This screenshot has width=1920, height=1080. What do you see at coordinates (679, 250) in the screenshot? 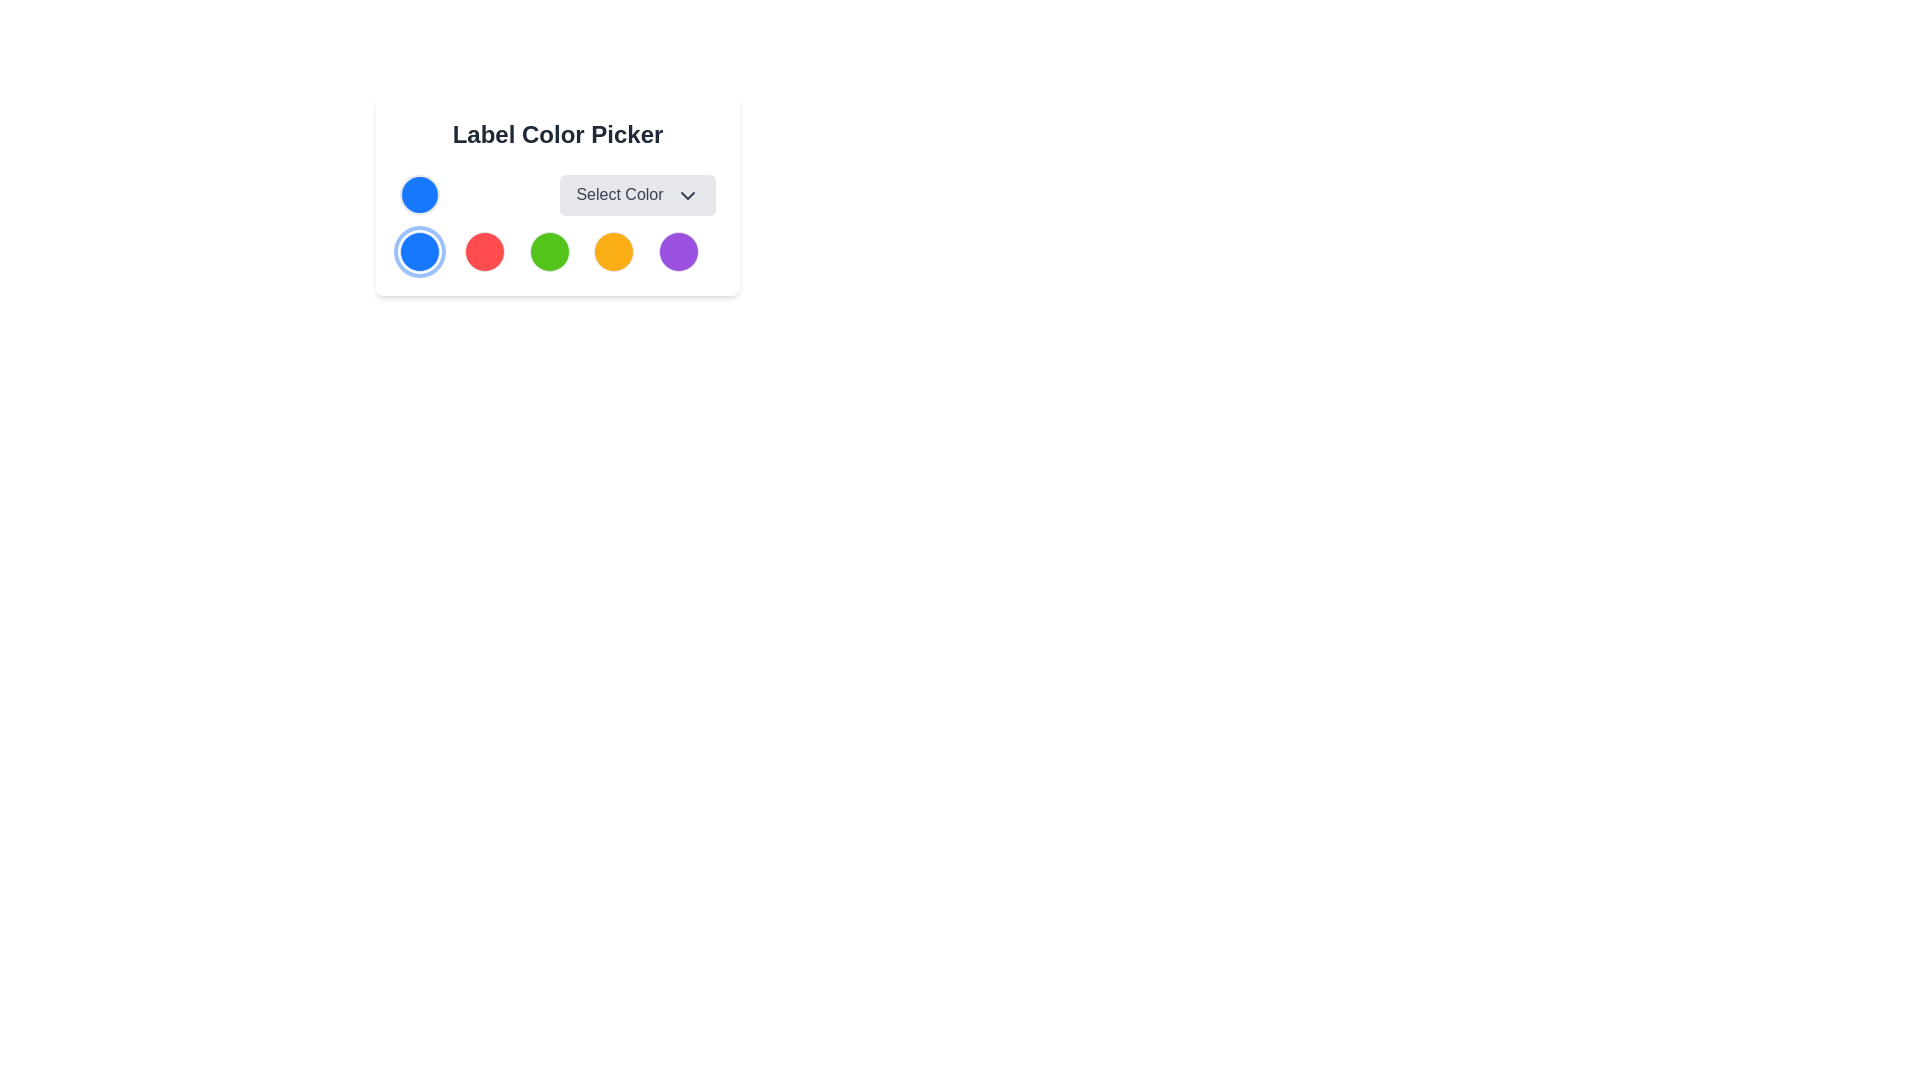
I see `the color selection button representing the purple color located in the bottom row of the color picker grid, the fifth position from the left` at bounding box center [679, 250].